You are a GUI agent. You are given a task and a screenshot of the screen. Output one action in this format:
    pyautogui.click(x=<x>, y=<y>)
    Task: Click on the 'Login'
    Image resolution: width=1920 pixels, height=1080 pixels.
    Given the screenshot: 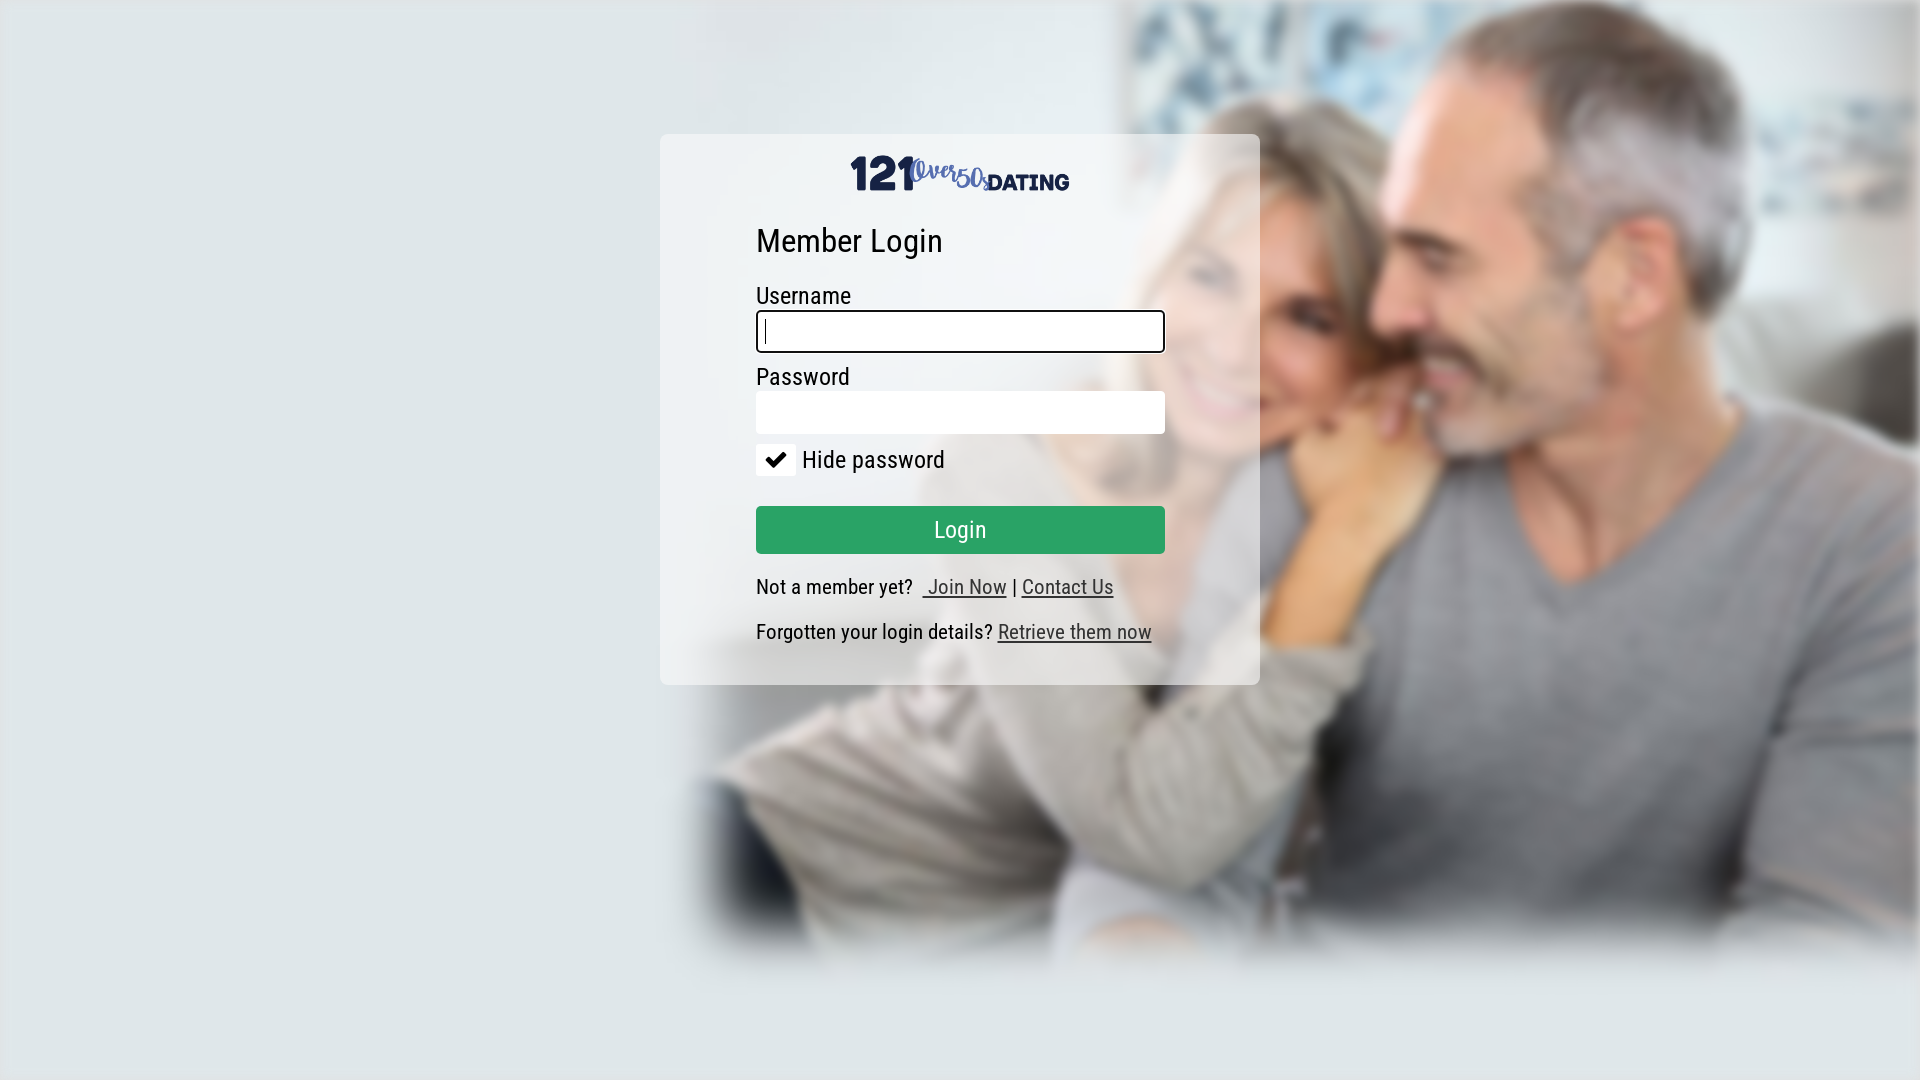 What is the action you would take?
    pyautogui.click(x=960, y=528)
    